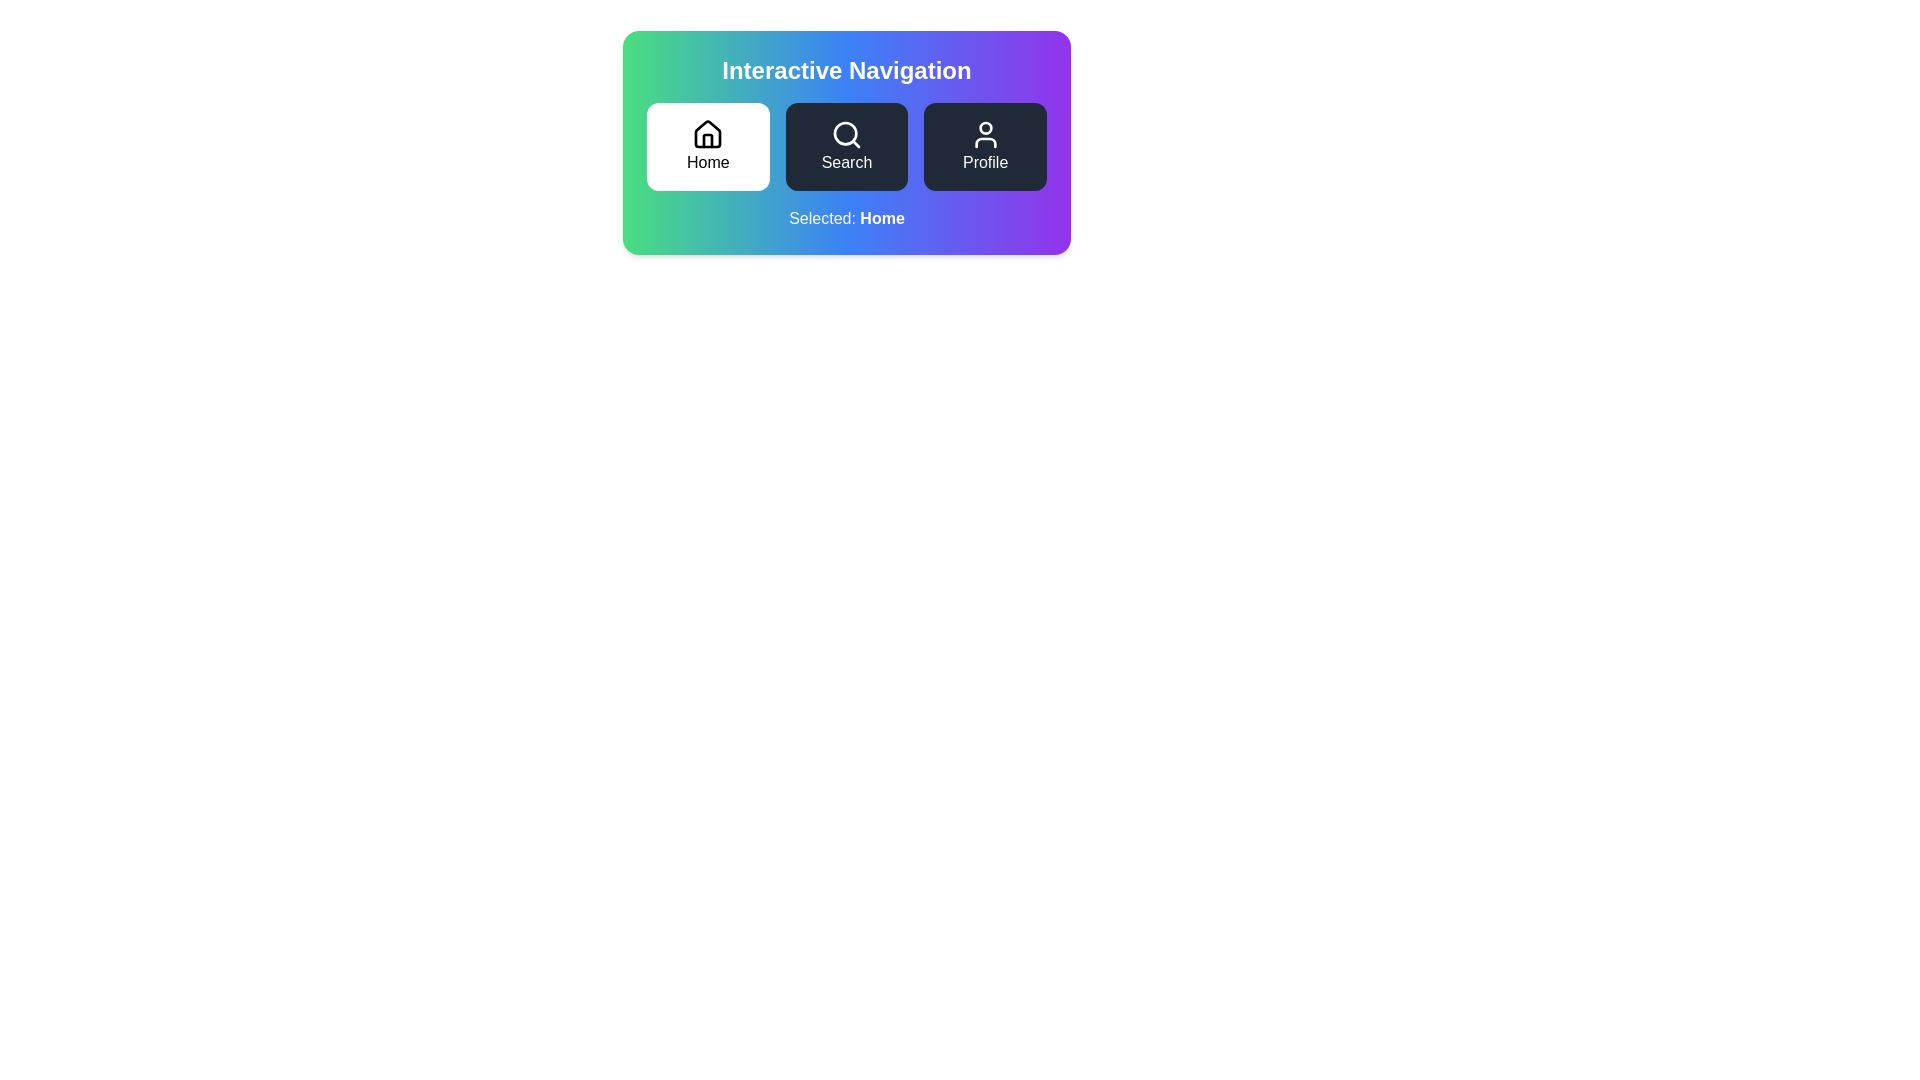 The width and height of the screenshot is (1920, 1080). Describe the element at coordinates (708, 161) in the screenshot. I see `the text label element displaying 'Home'` at that location.